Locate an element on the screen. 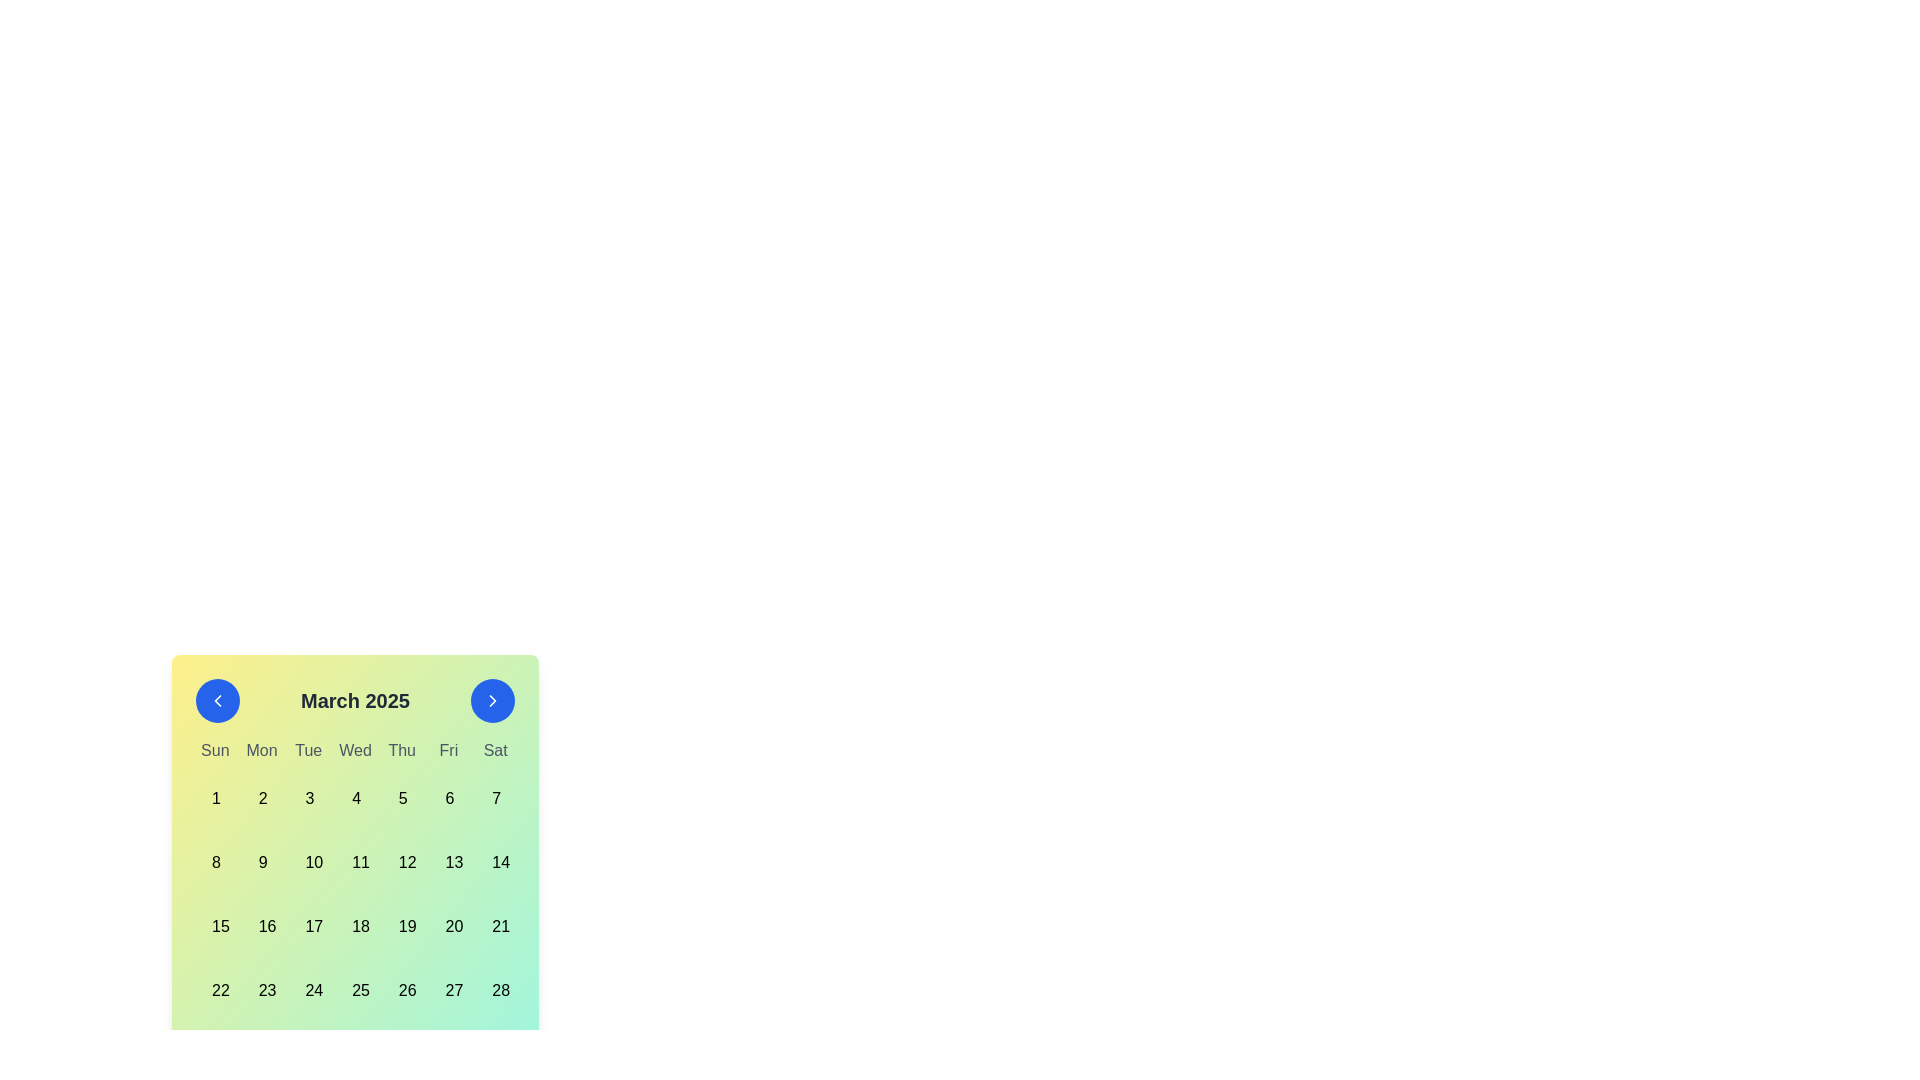 The image size is (1920, 1080). the calendar date cell representing the 21st day of the month, located in the seventh column (Saturday) of the fourth row under the 'Sat' label is located at coordinates (495, 926).